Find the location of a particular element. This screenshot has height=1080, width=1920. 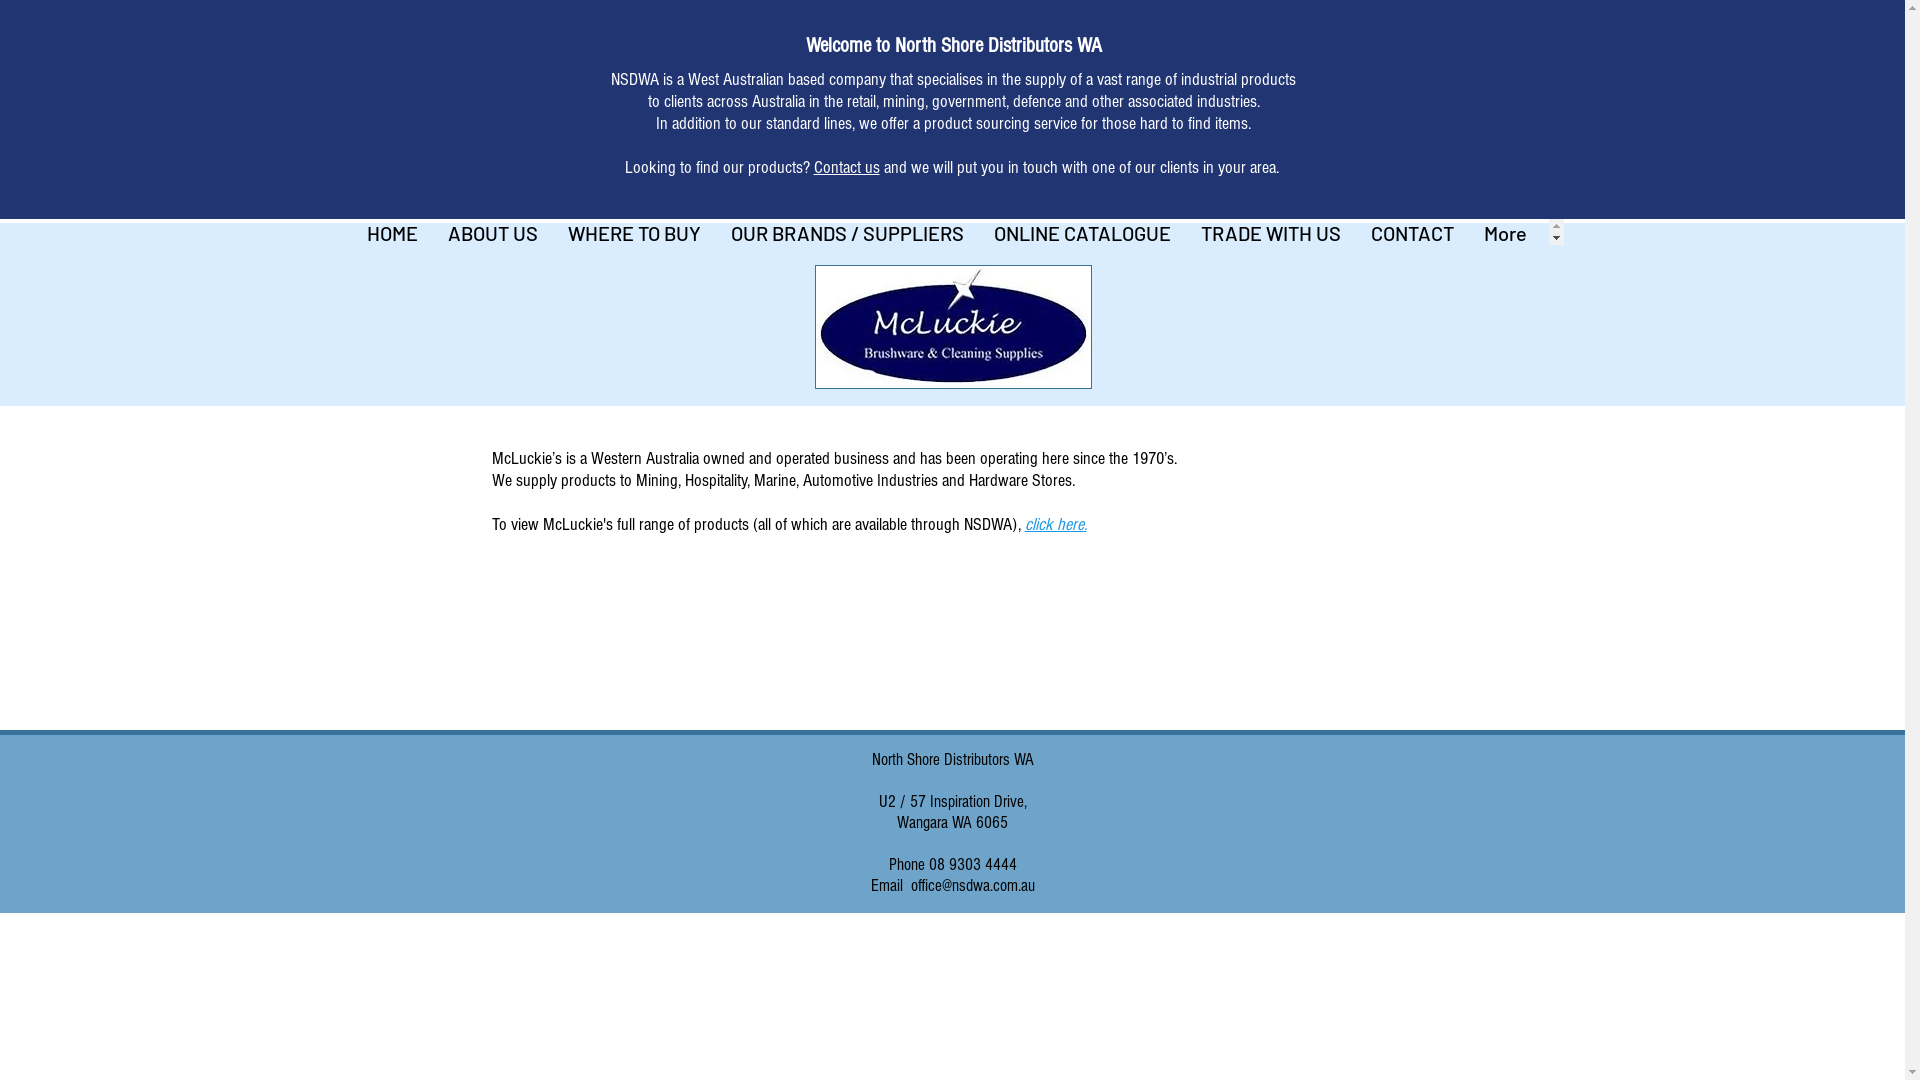

'ABOUT US' is located at coordinates (491, 230).